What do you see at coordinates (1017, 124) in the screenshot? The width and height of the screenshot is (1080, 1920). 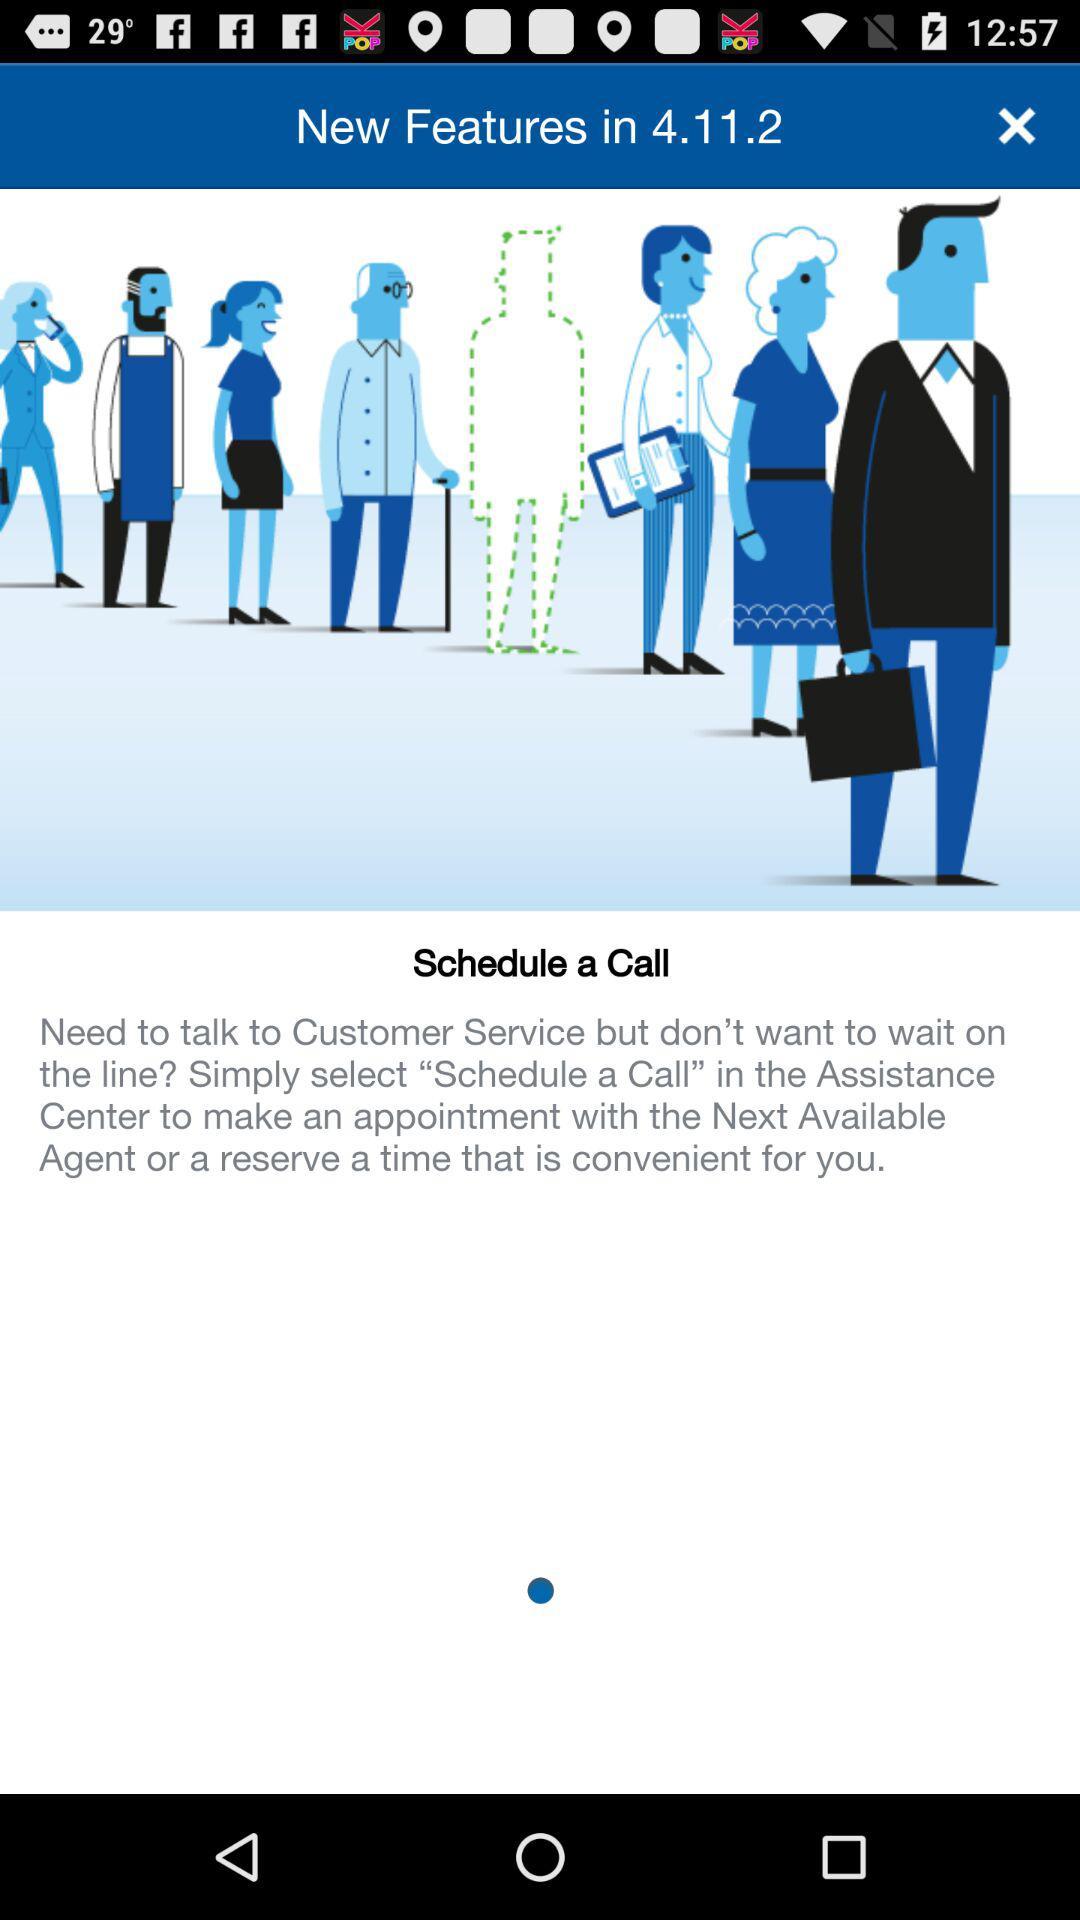 I see `window` at bounding box center [1017, 124].